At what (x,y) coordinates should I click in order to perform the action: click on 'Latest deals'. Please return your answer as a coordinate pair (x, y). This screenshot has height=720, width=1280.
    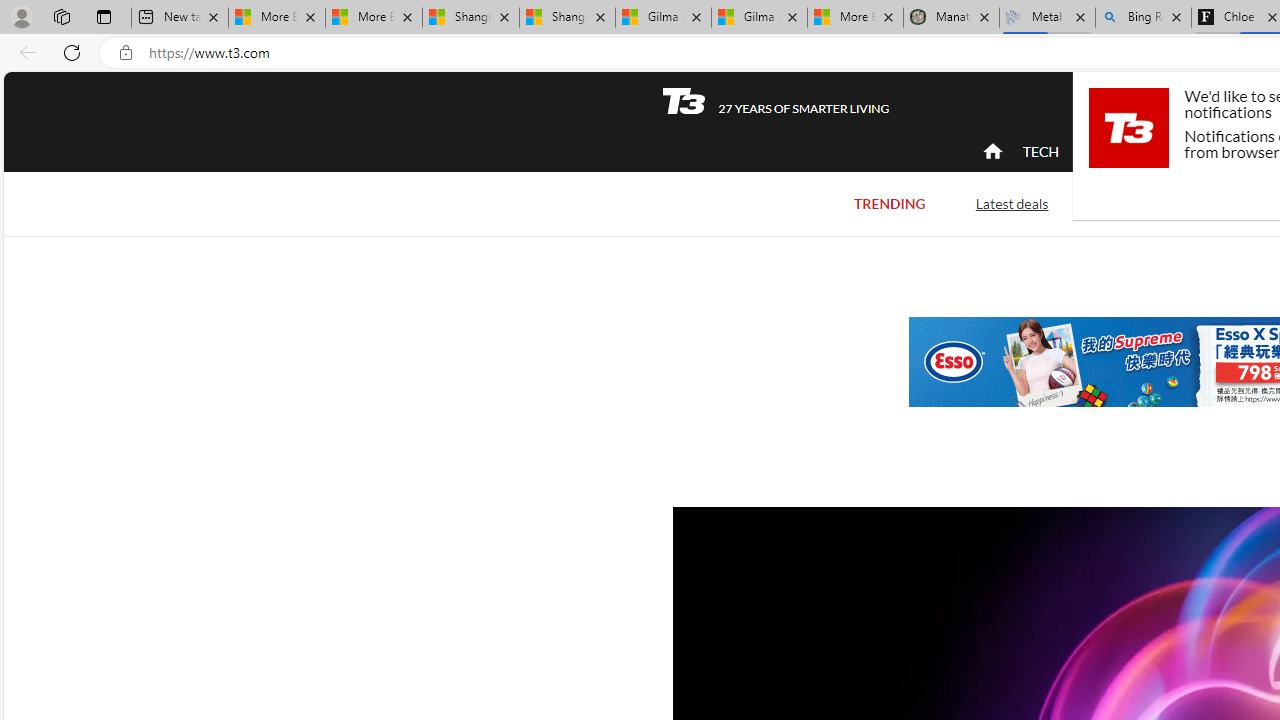
    Looking at the image, I should click on (1011, 204).